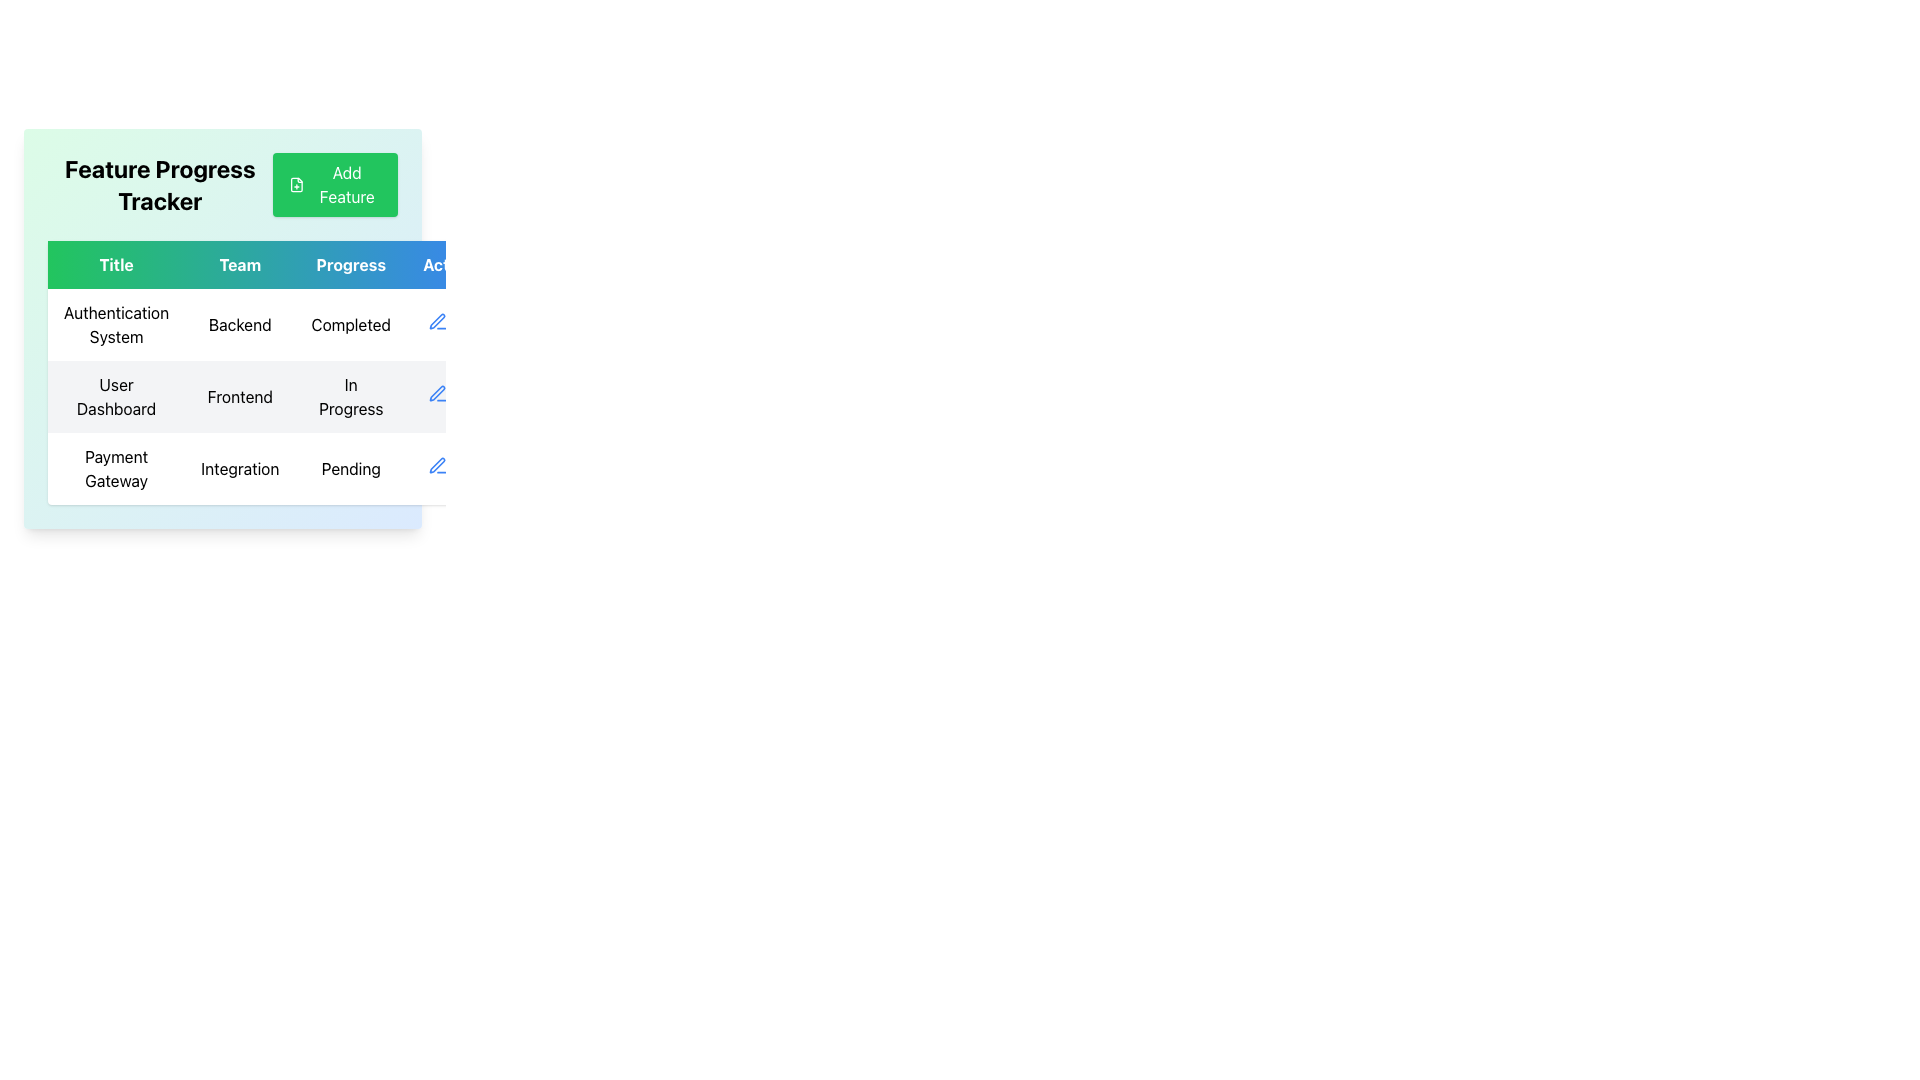 Image resolution: width=1920 pixels, height=1080 pixels. I want to click on the edit icon associated with the 'User Dashboard' entry in the Action column of the table, so click(437, 393).